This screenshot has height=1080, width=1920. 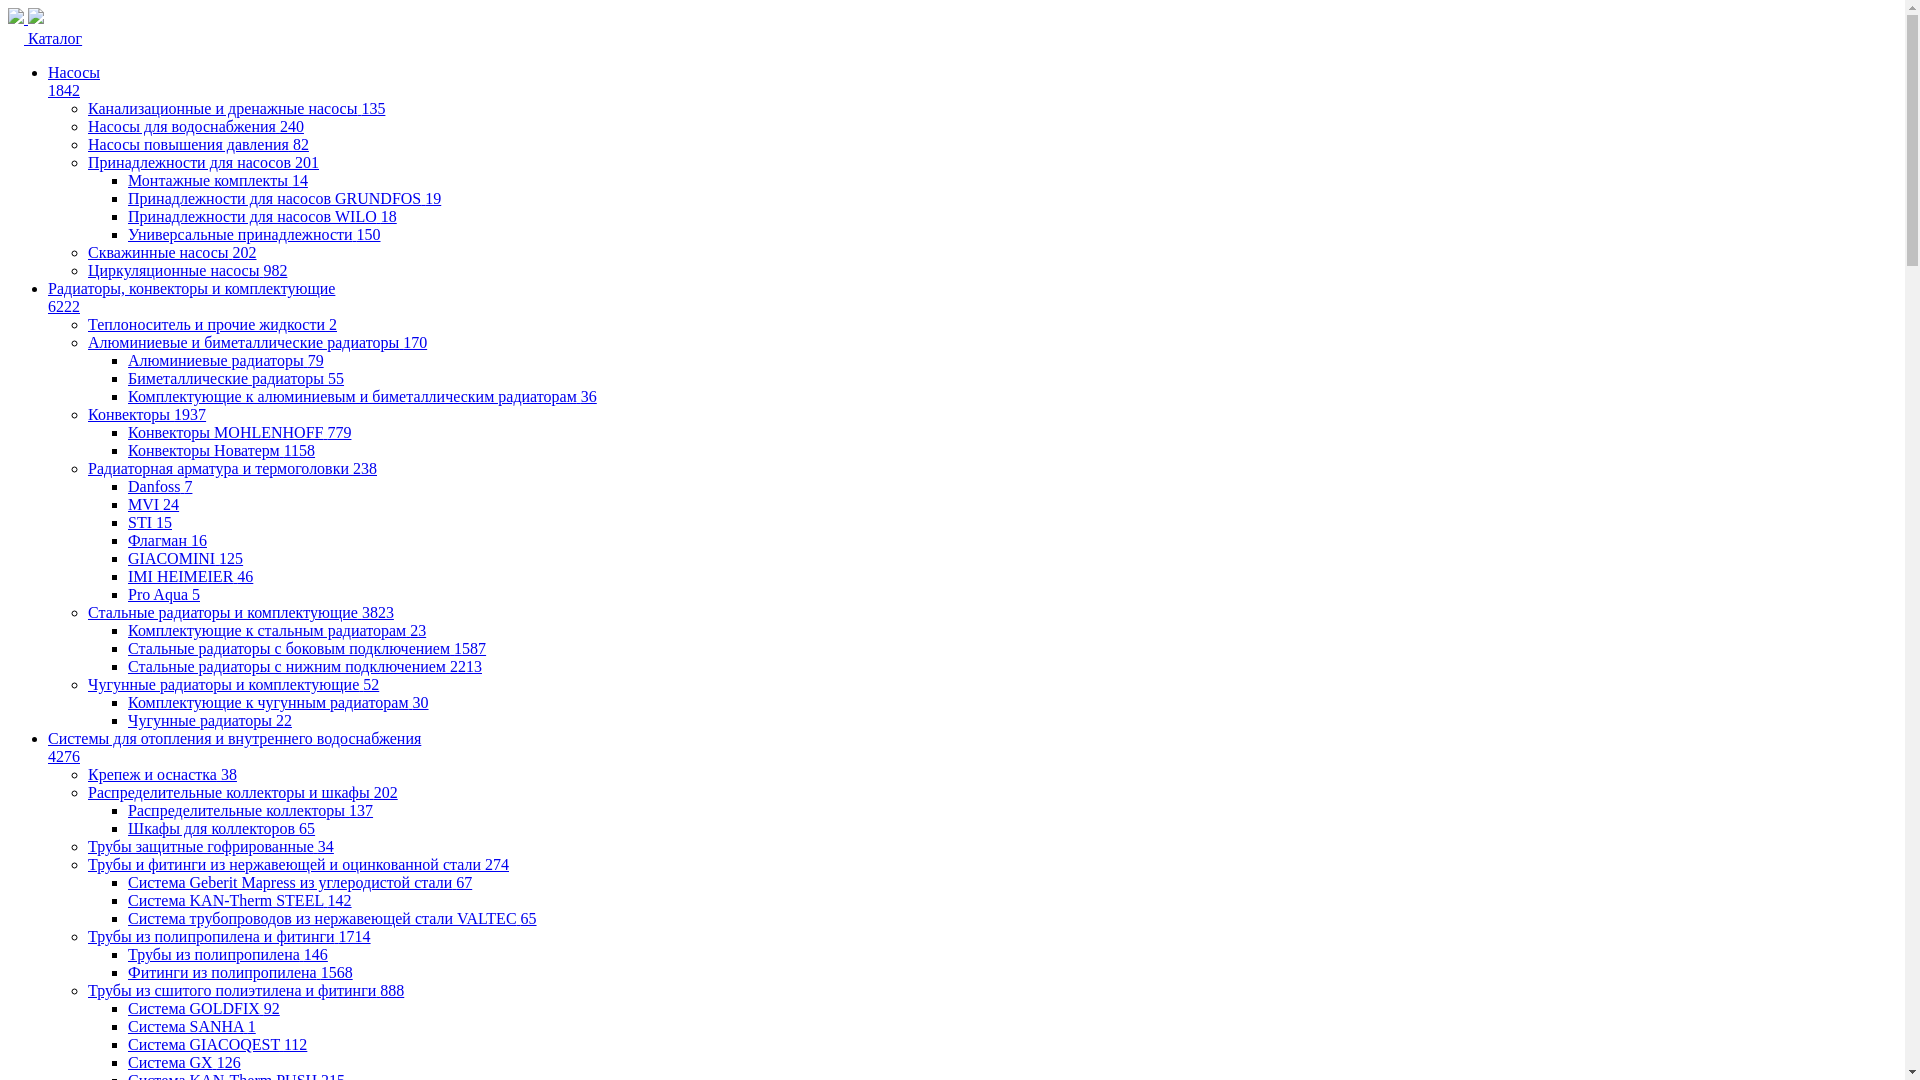 I want to click on 'Danfoss 7', so click(x=158, y=486).